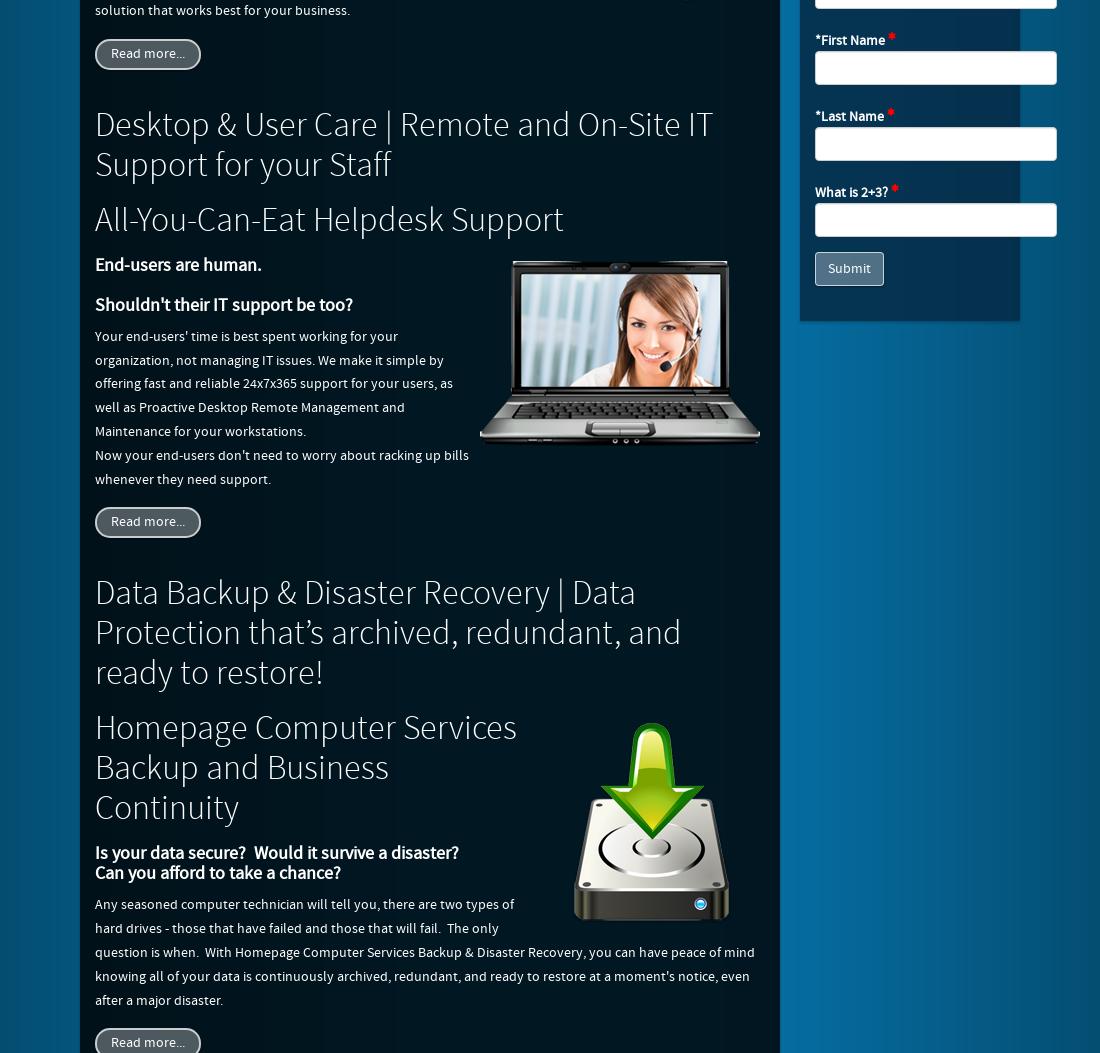 The height and width of the screenshot is (1053, 1100). What do you see at coordinates (850, 40) in the screenshot?
I see `'*First Name'` at bounding box center [850, 40].